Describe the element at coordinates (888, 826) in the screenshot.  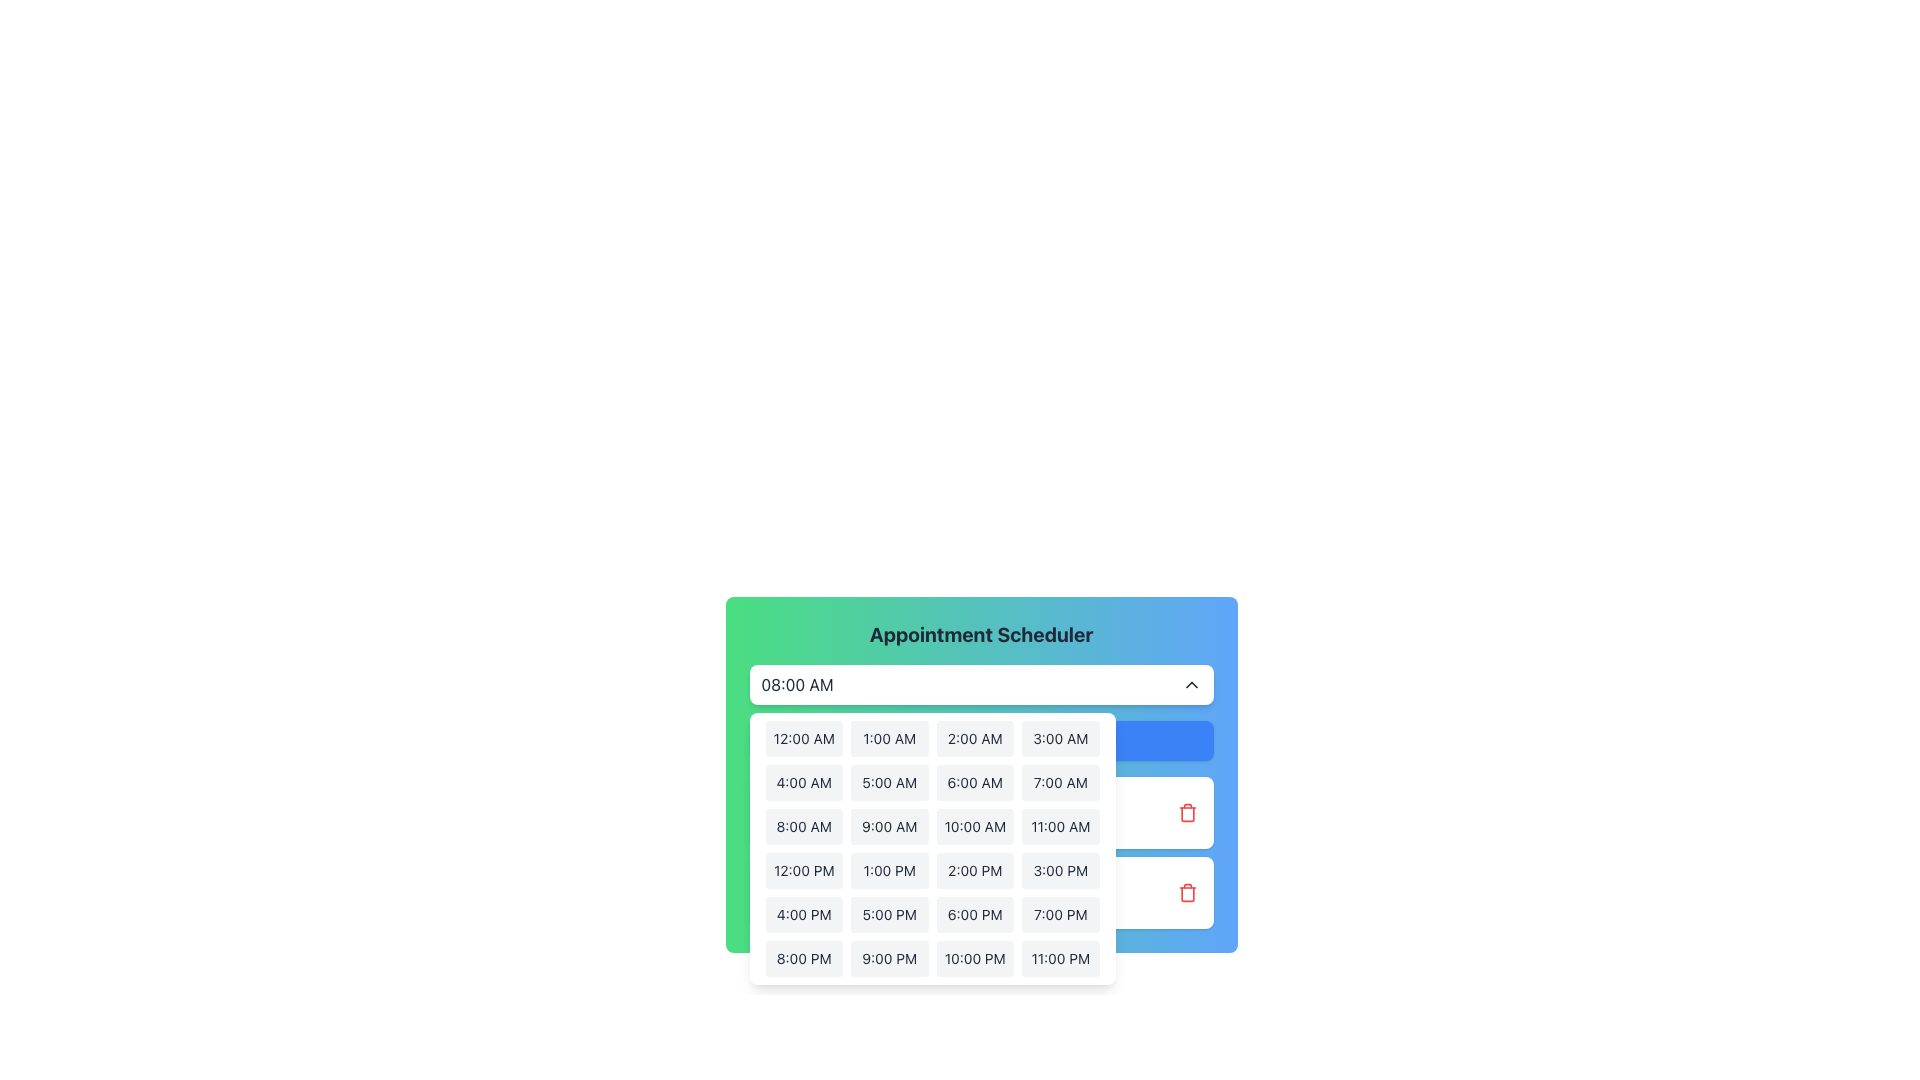
I see `the '9:00 AM' button, which is the fifth button in the third row of the grid in the Appointment Scheduler interface` at that location.